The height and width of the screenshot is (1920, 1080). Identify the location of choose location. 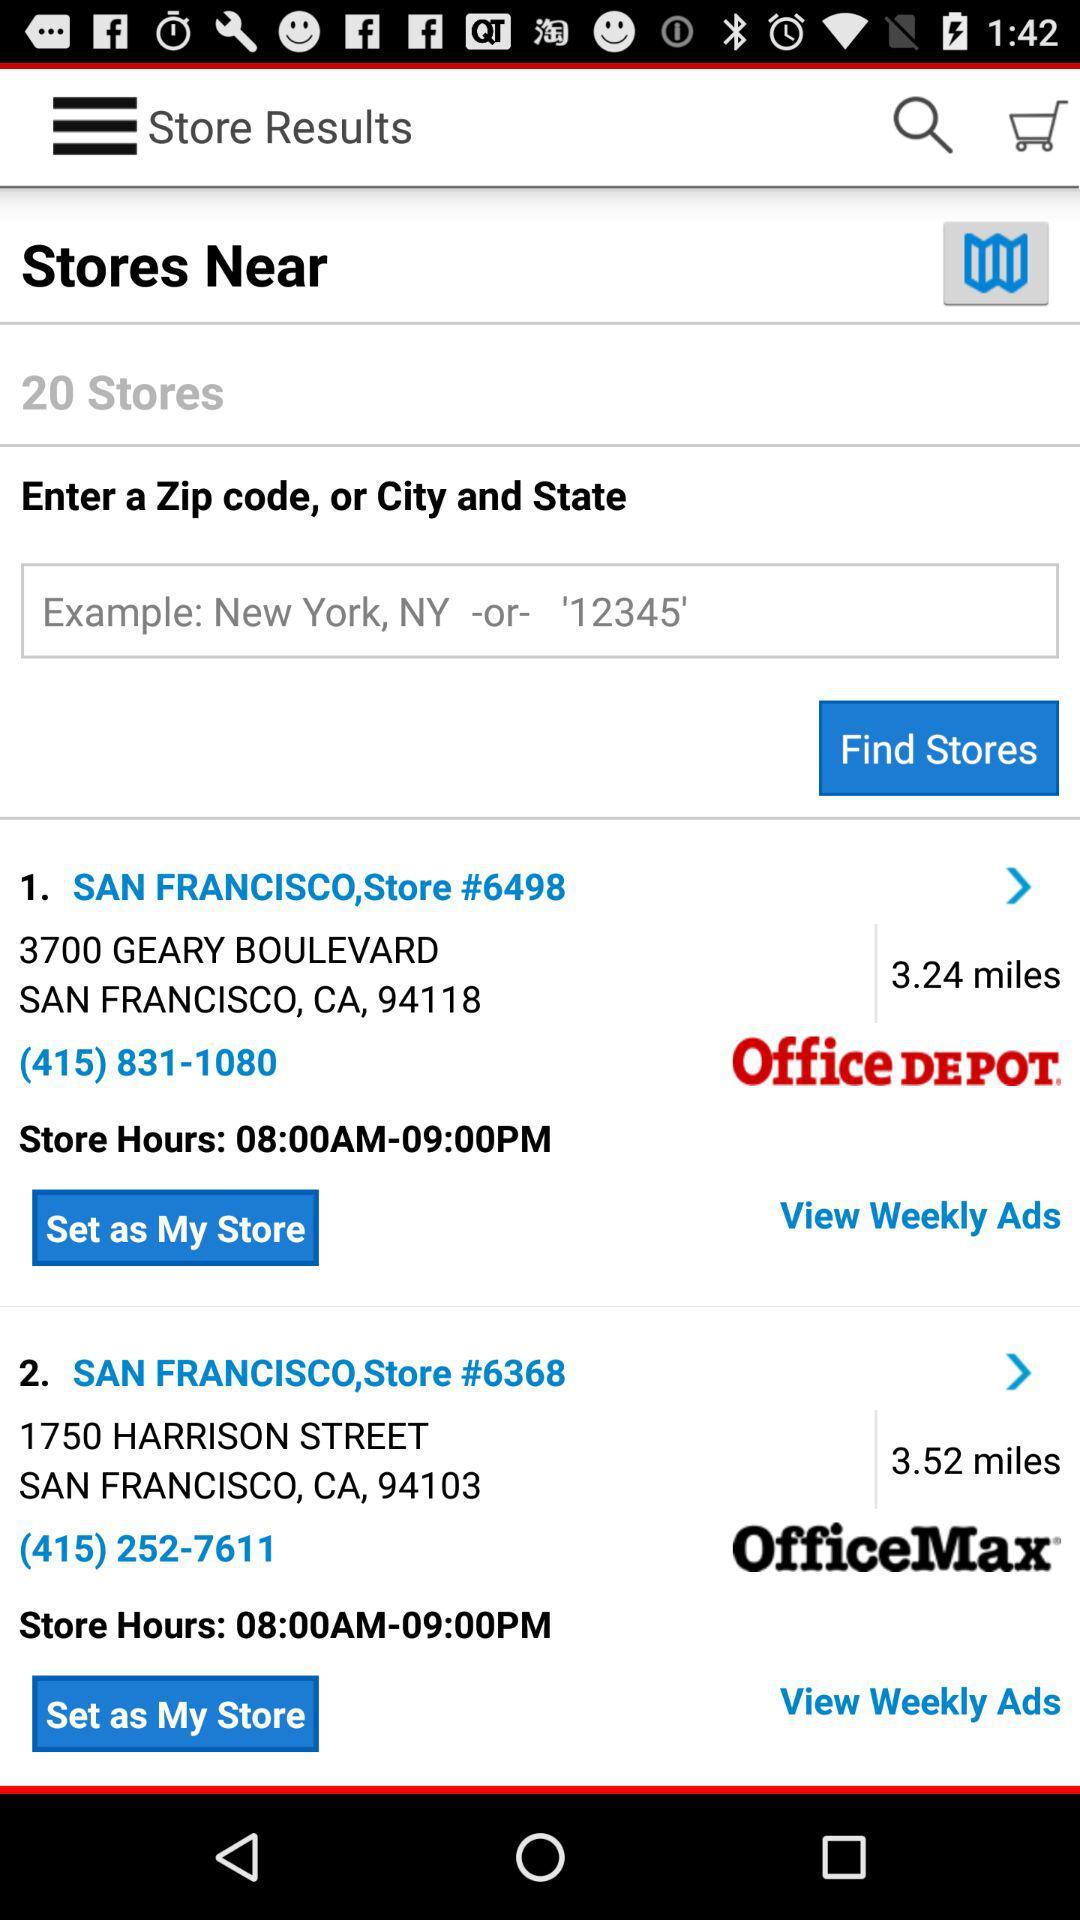
(1019, 1370).